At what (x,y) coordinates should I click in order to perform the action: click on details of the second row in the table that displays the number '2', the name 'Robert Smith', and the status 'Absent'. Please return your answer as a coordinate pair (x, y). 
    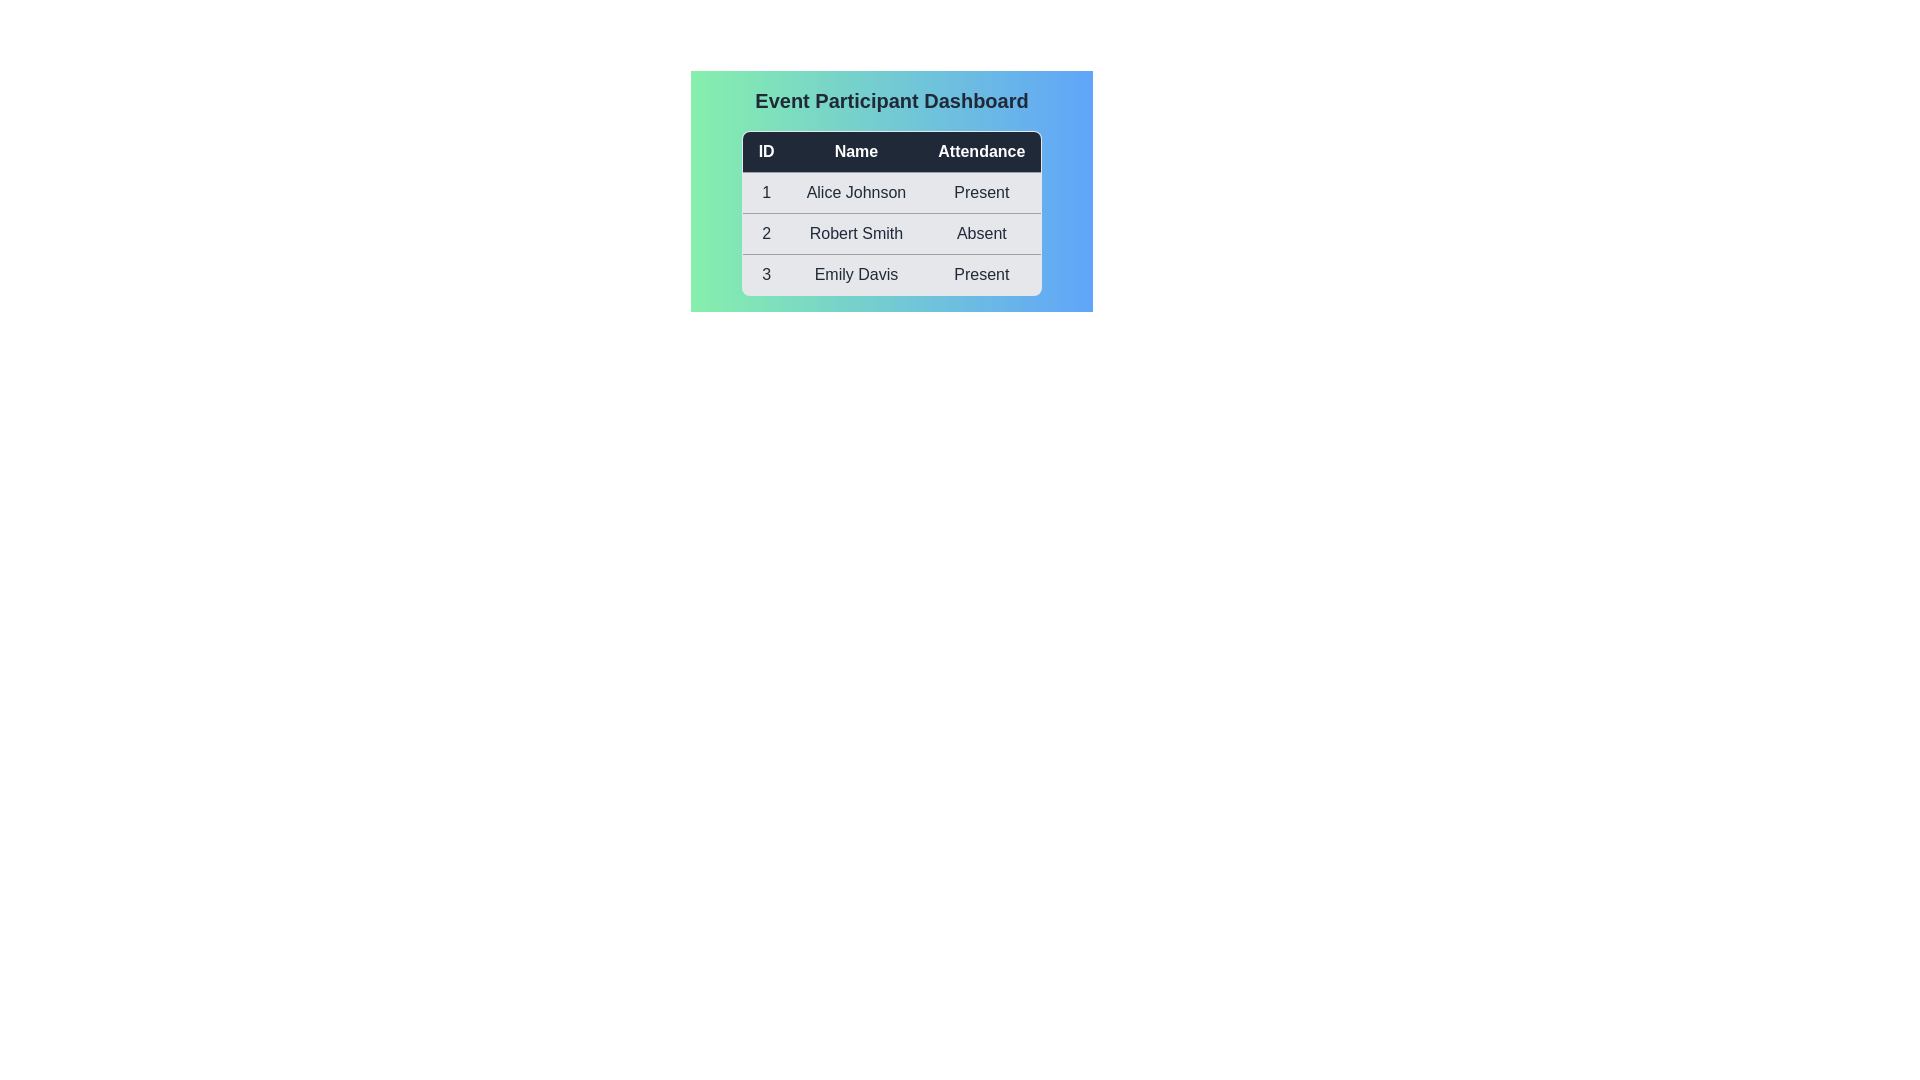
    Looking at the image, I should click on (891, 233).